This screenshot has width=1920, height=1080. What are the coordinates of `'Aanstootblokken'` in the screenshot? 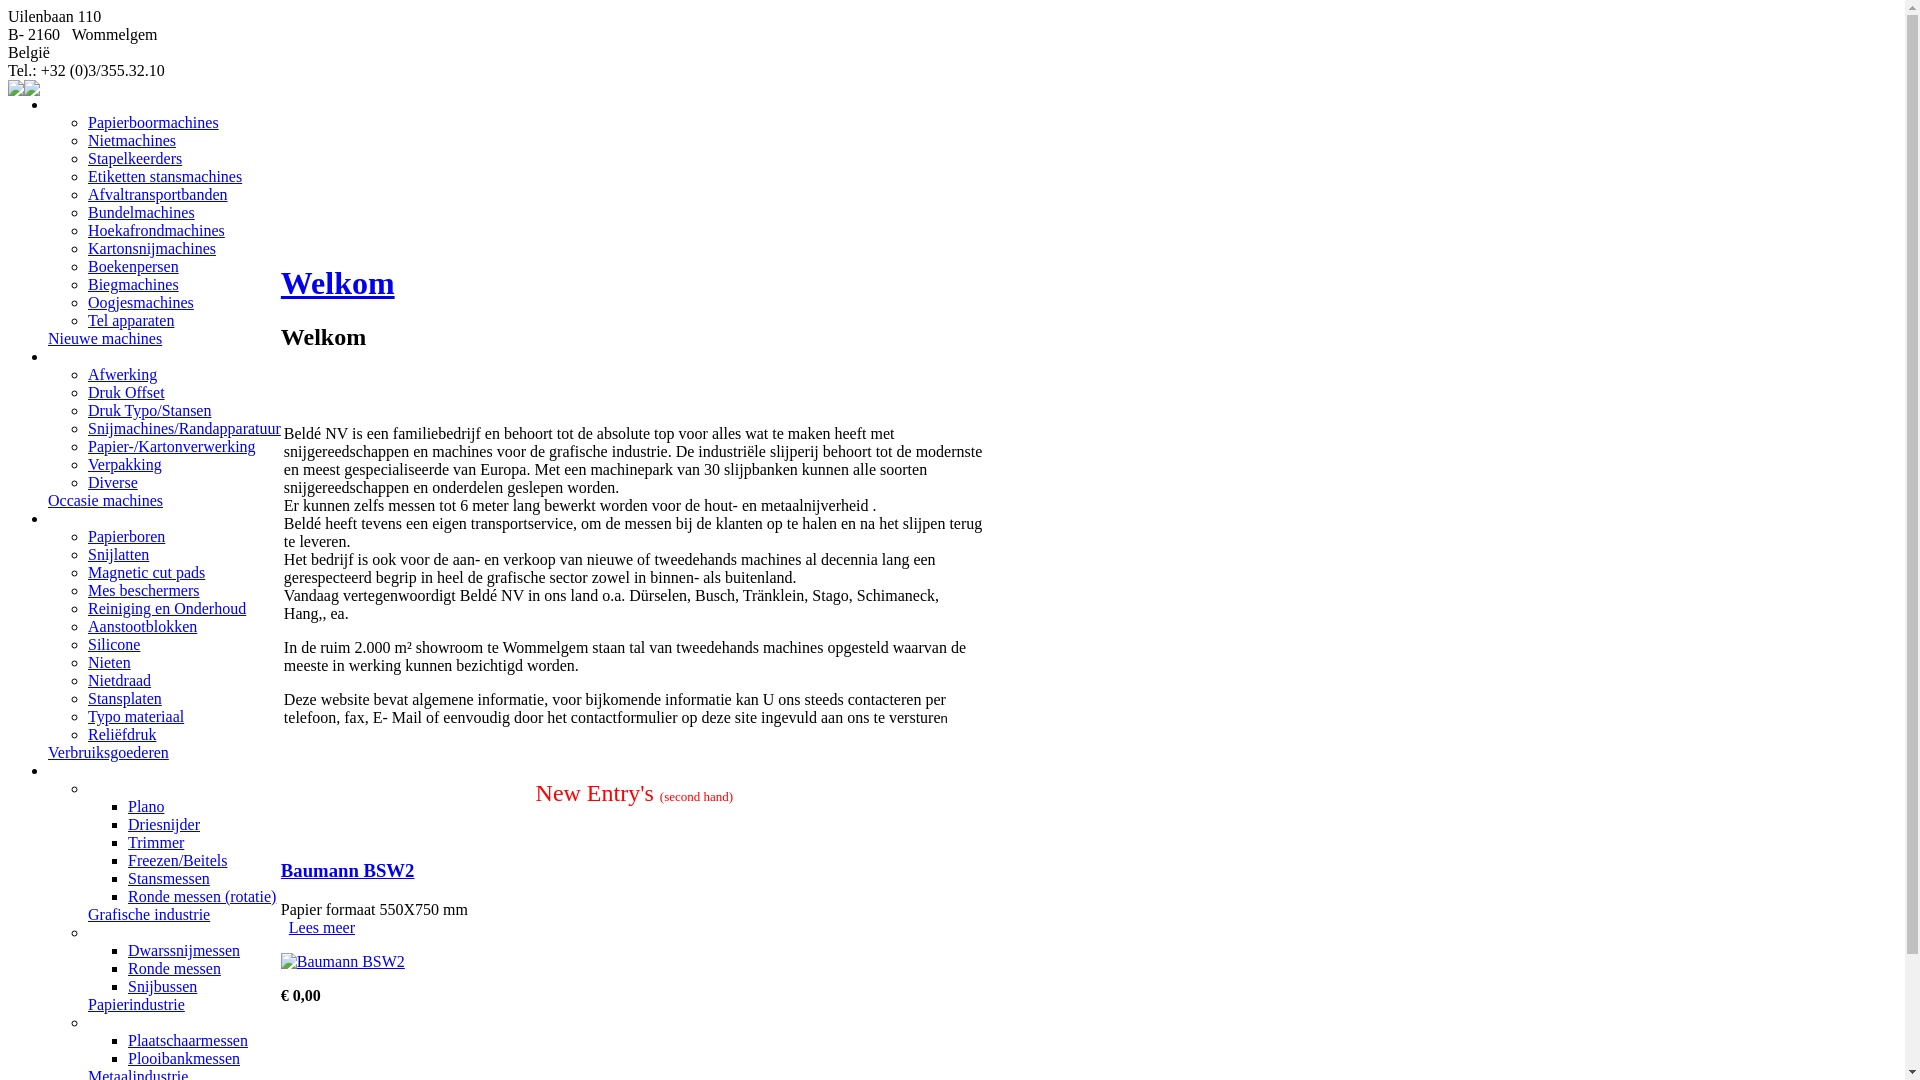 It's located at (141, 625).